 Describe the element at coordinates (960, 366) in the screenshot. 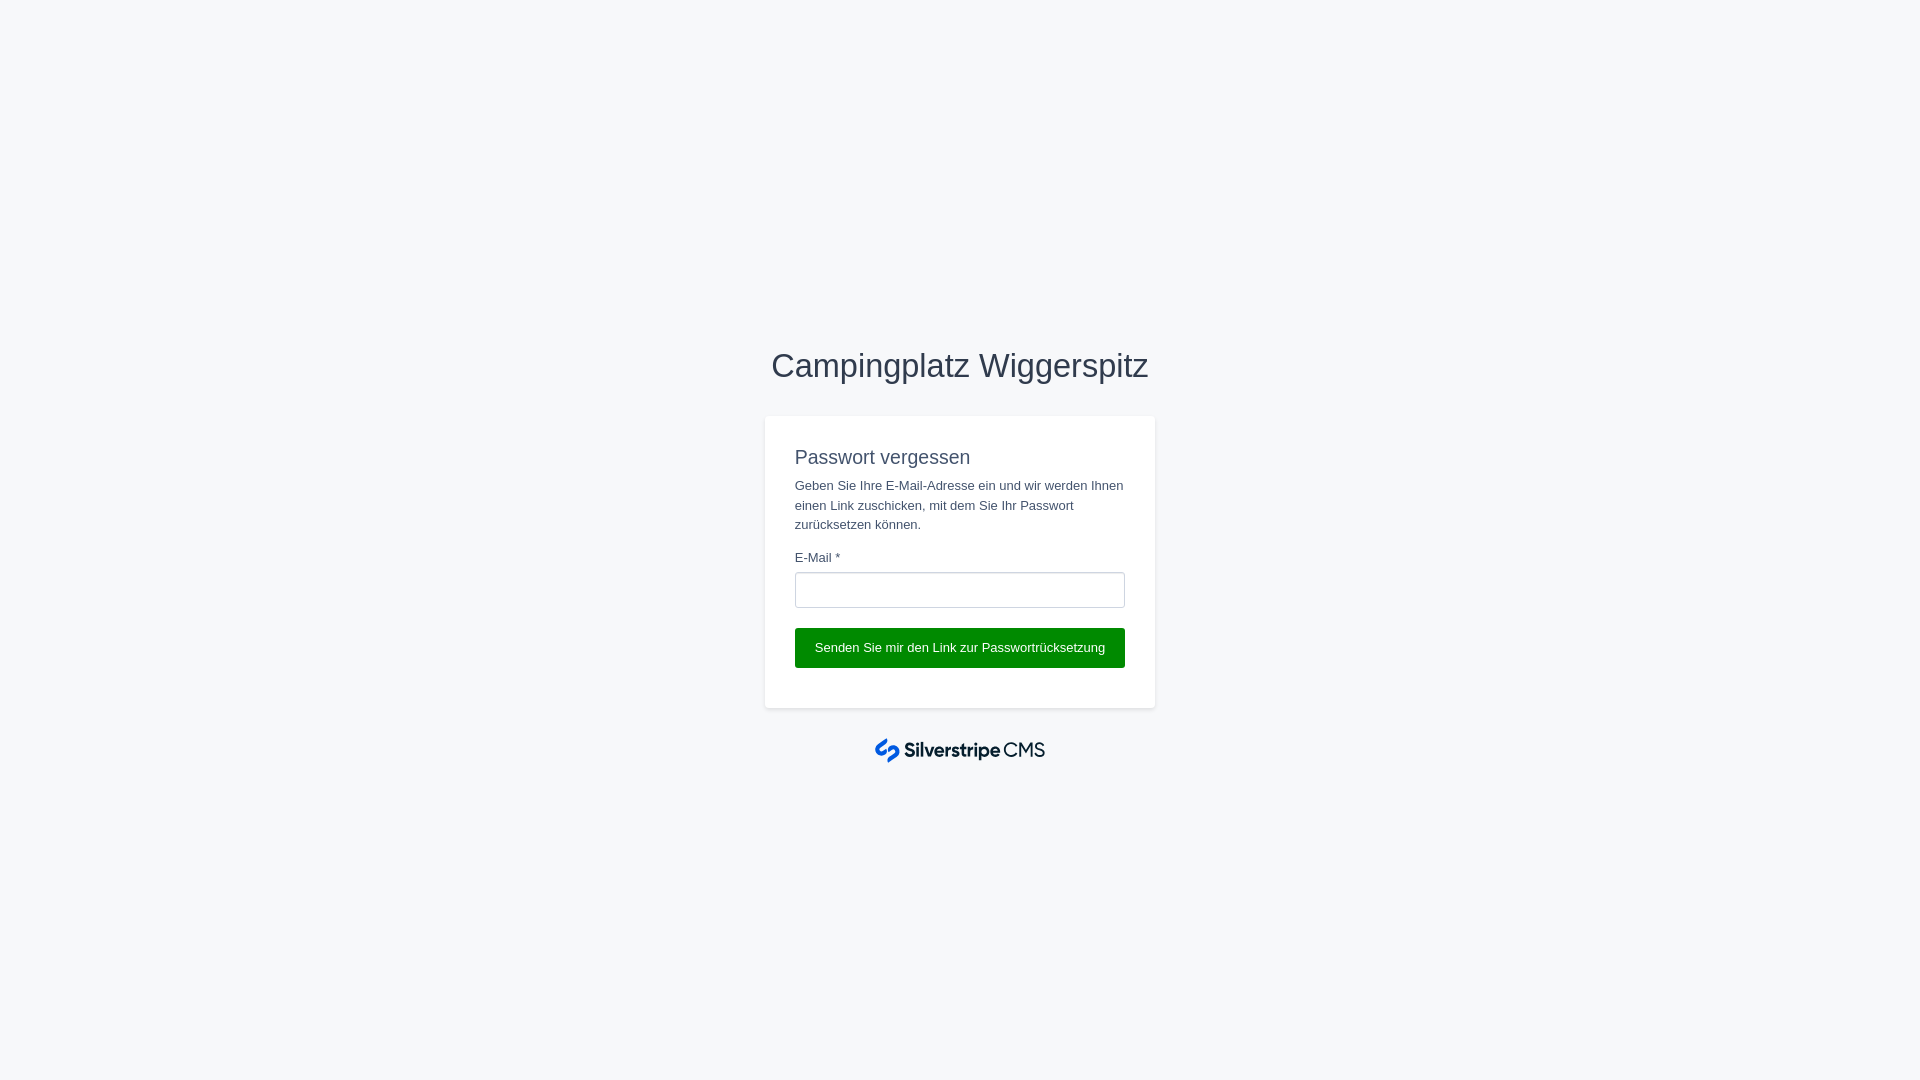

I see `'Campingplatz Wiggerspitz'` at that location.